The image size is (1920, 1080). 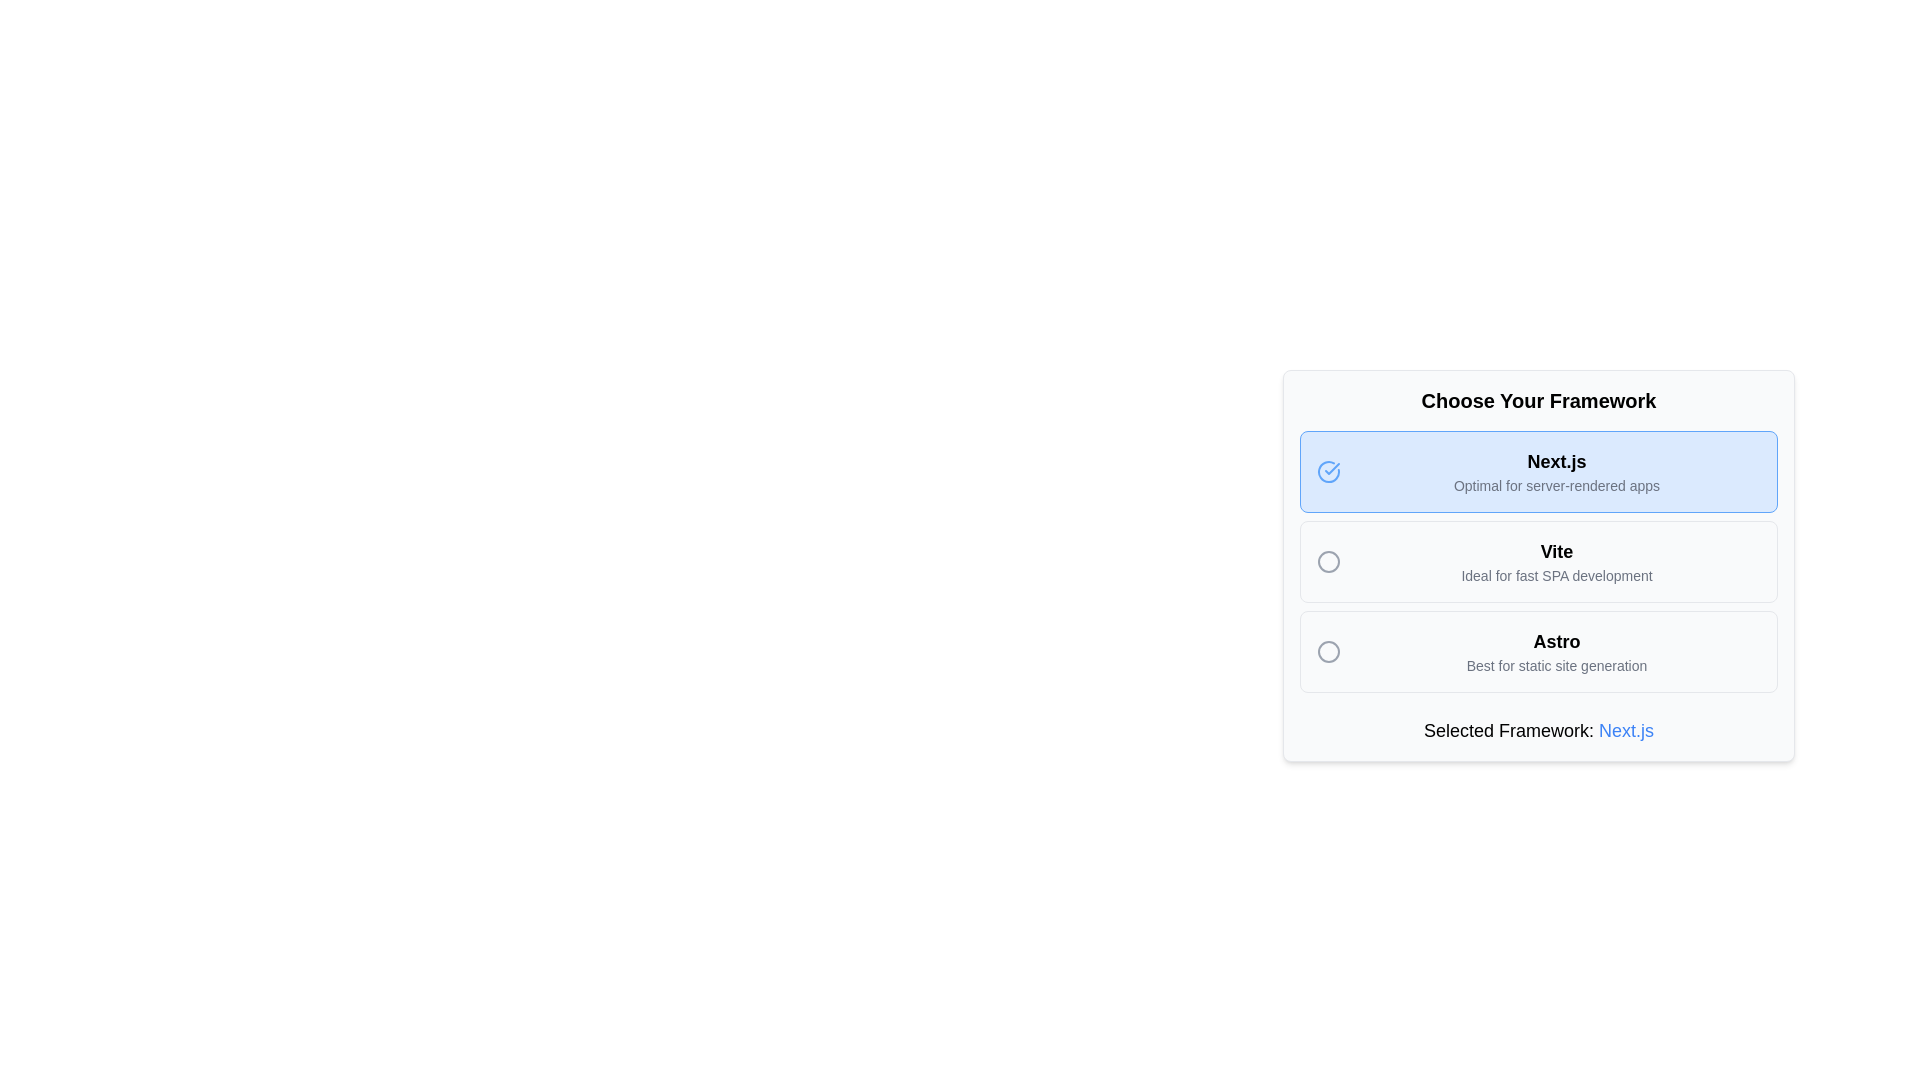 What do you see at coordinates (1329, 471) in the screenshot?
I see `the blue circular icon with a checkmark inside it, located at the top-left corner of the 'Next.js' option card` at bounding box center [1329, 471].